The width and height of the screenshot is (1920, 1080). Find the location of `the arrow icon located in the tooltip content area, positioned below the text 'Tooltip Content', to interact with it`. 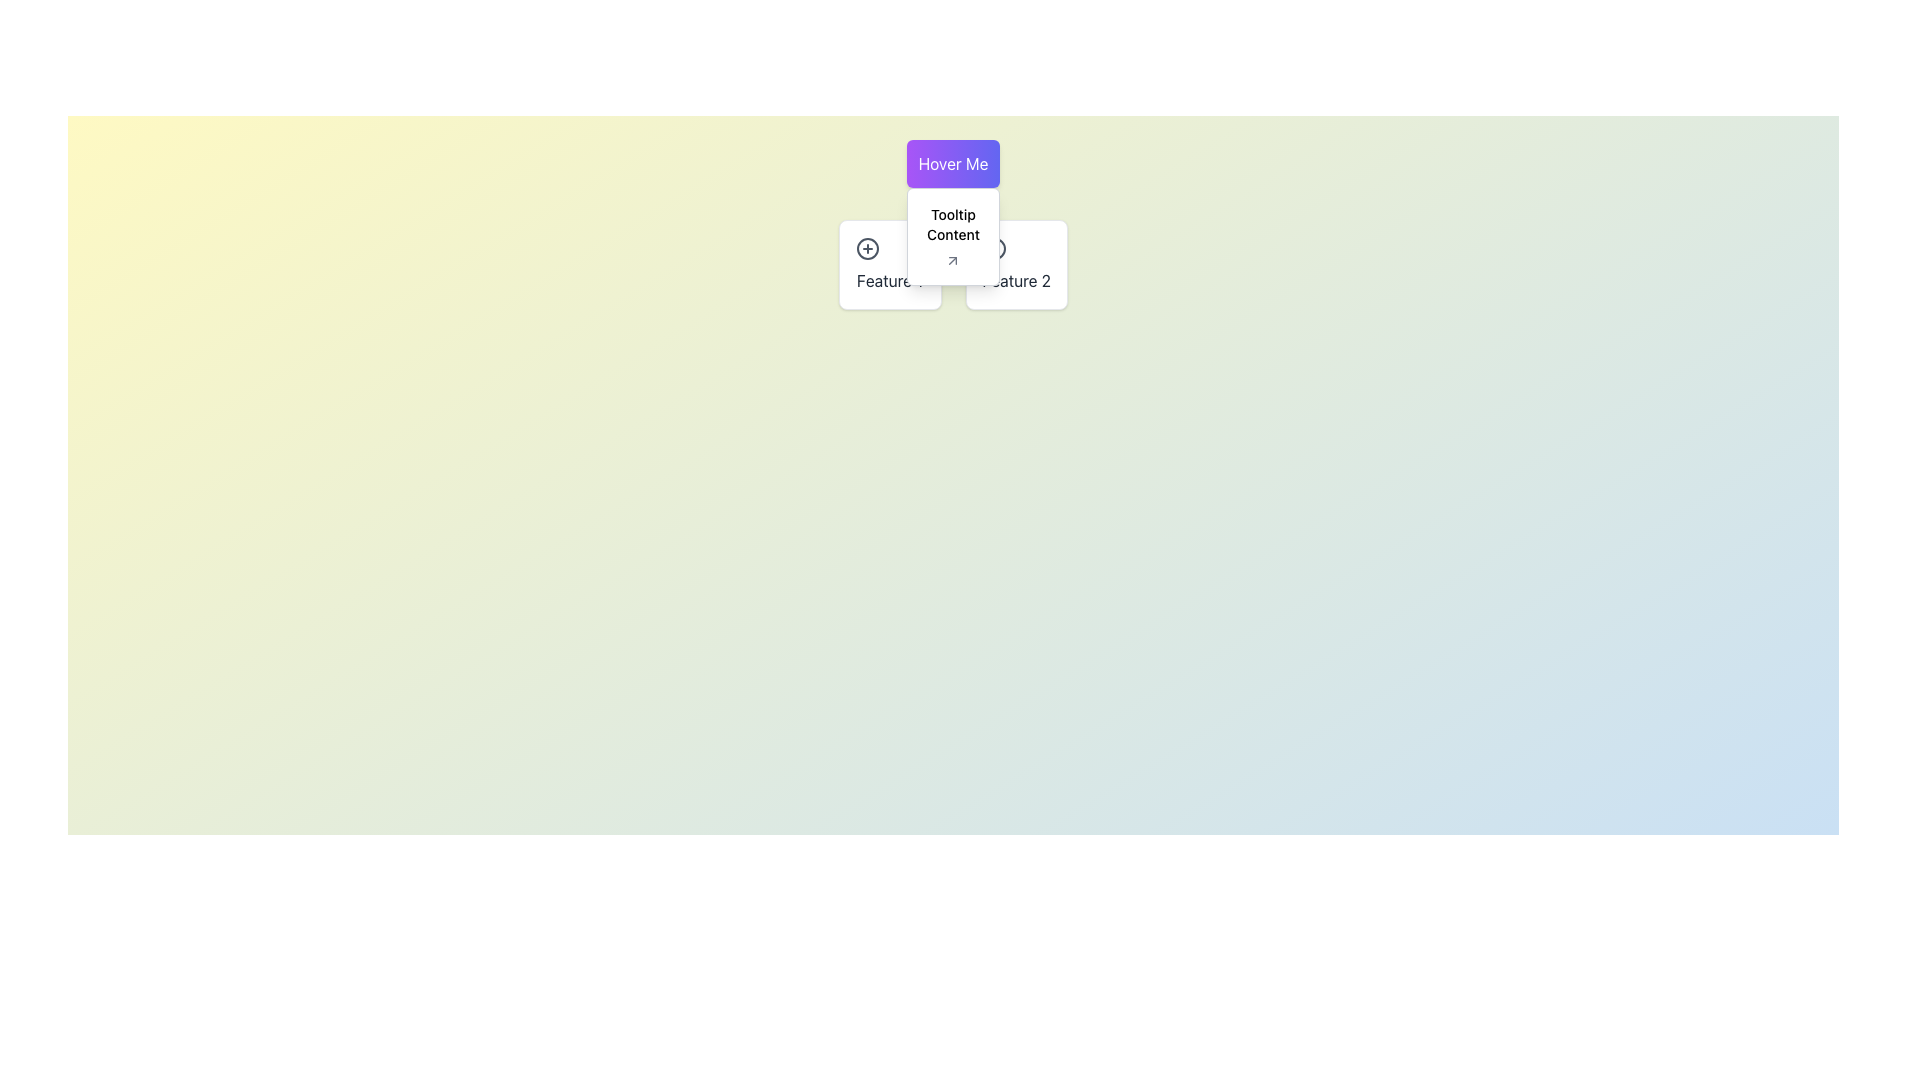

the arrow icon located in the tooltip content area, positioned below the text 'Tooltip Content', to interact with it is located at coordinates (952, 260).